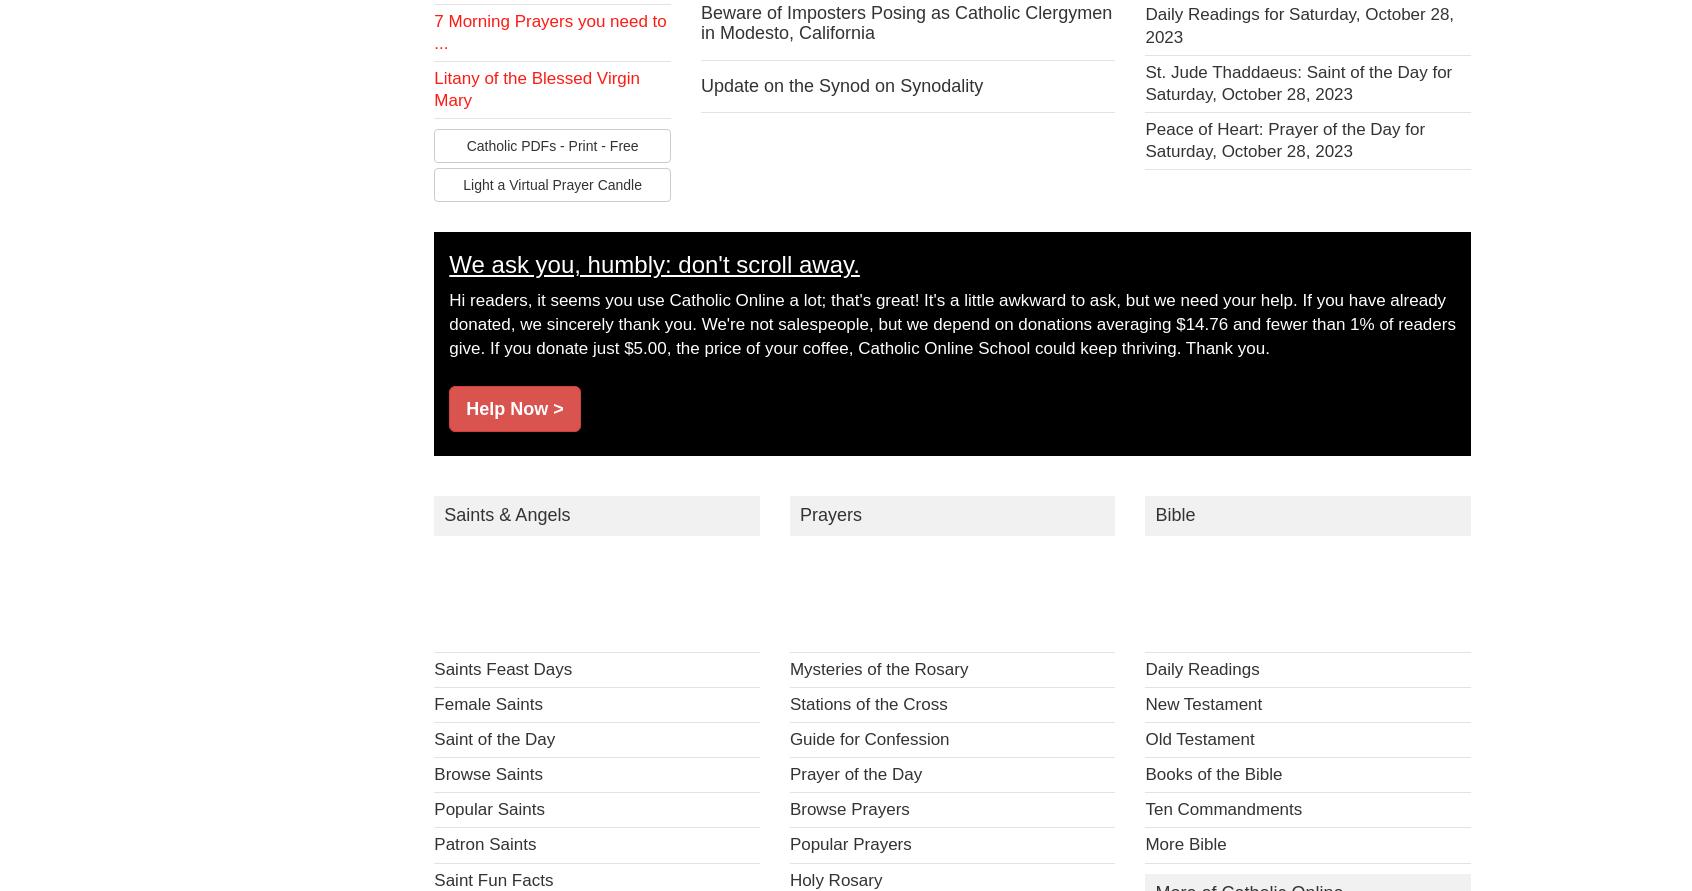  What do you see at coordinates (432, 32) in the screenshot?
I see `'7 Morning Prayers you need to ...'` at bounding box center [432, 32].